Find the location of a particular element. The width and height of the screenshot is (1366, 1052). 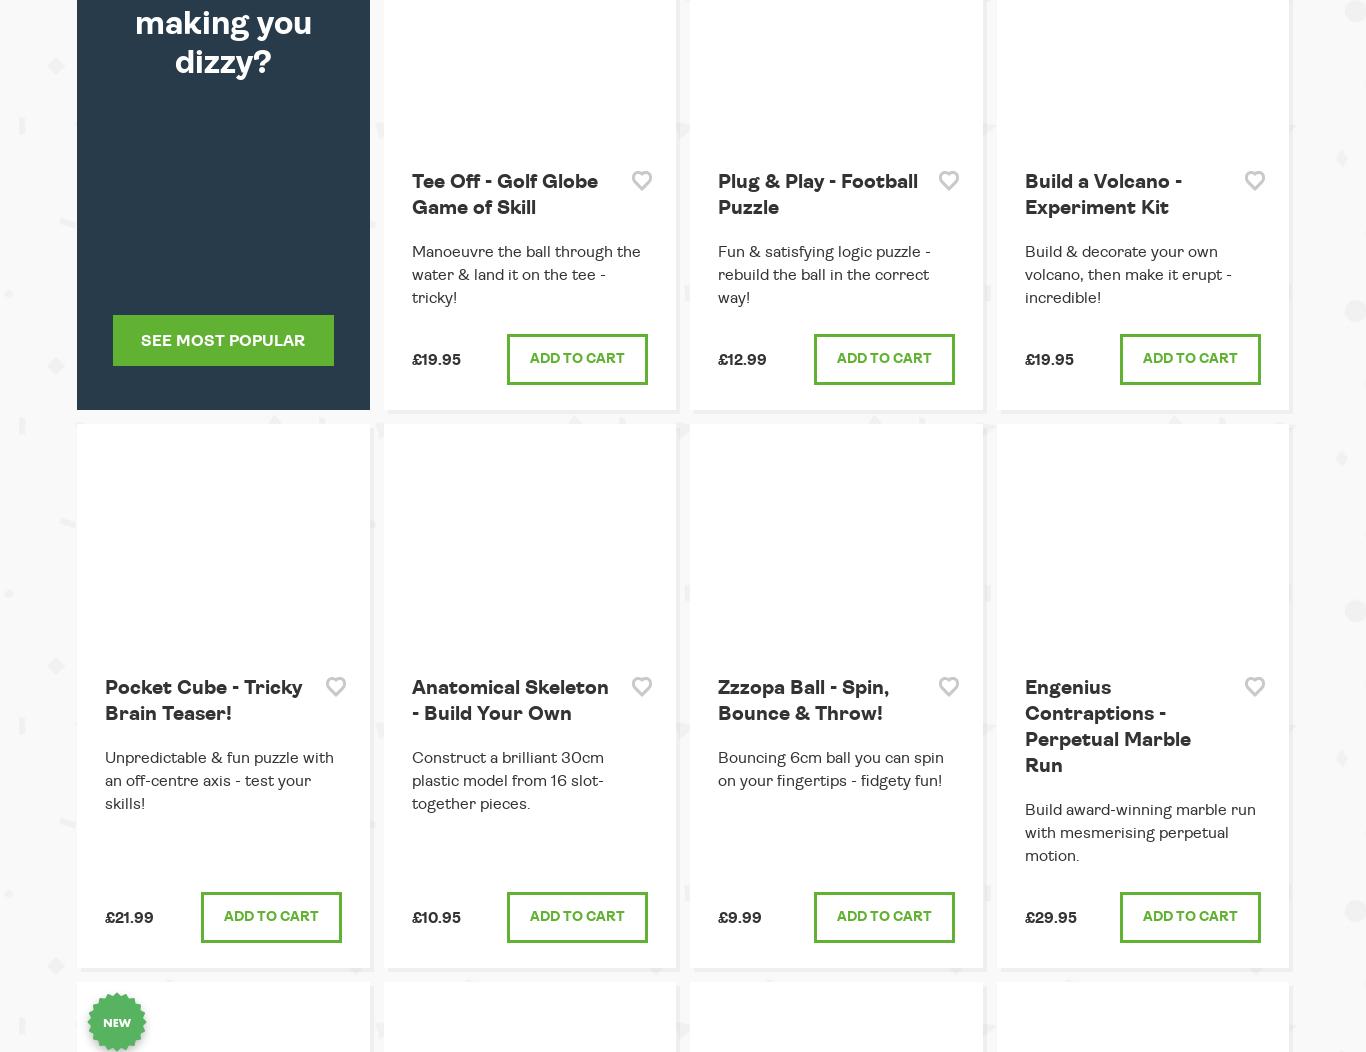

'£9.99' is located at coordinates (739, 917).